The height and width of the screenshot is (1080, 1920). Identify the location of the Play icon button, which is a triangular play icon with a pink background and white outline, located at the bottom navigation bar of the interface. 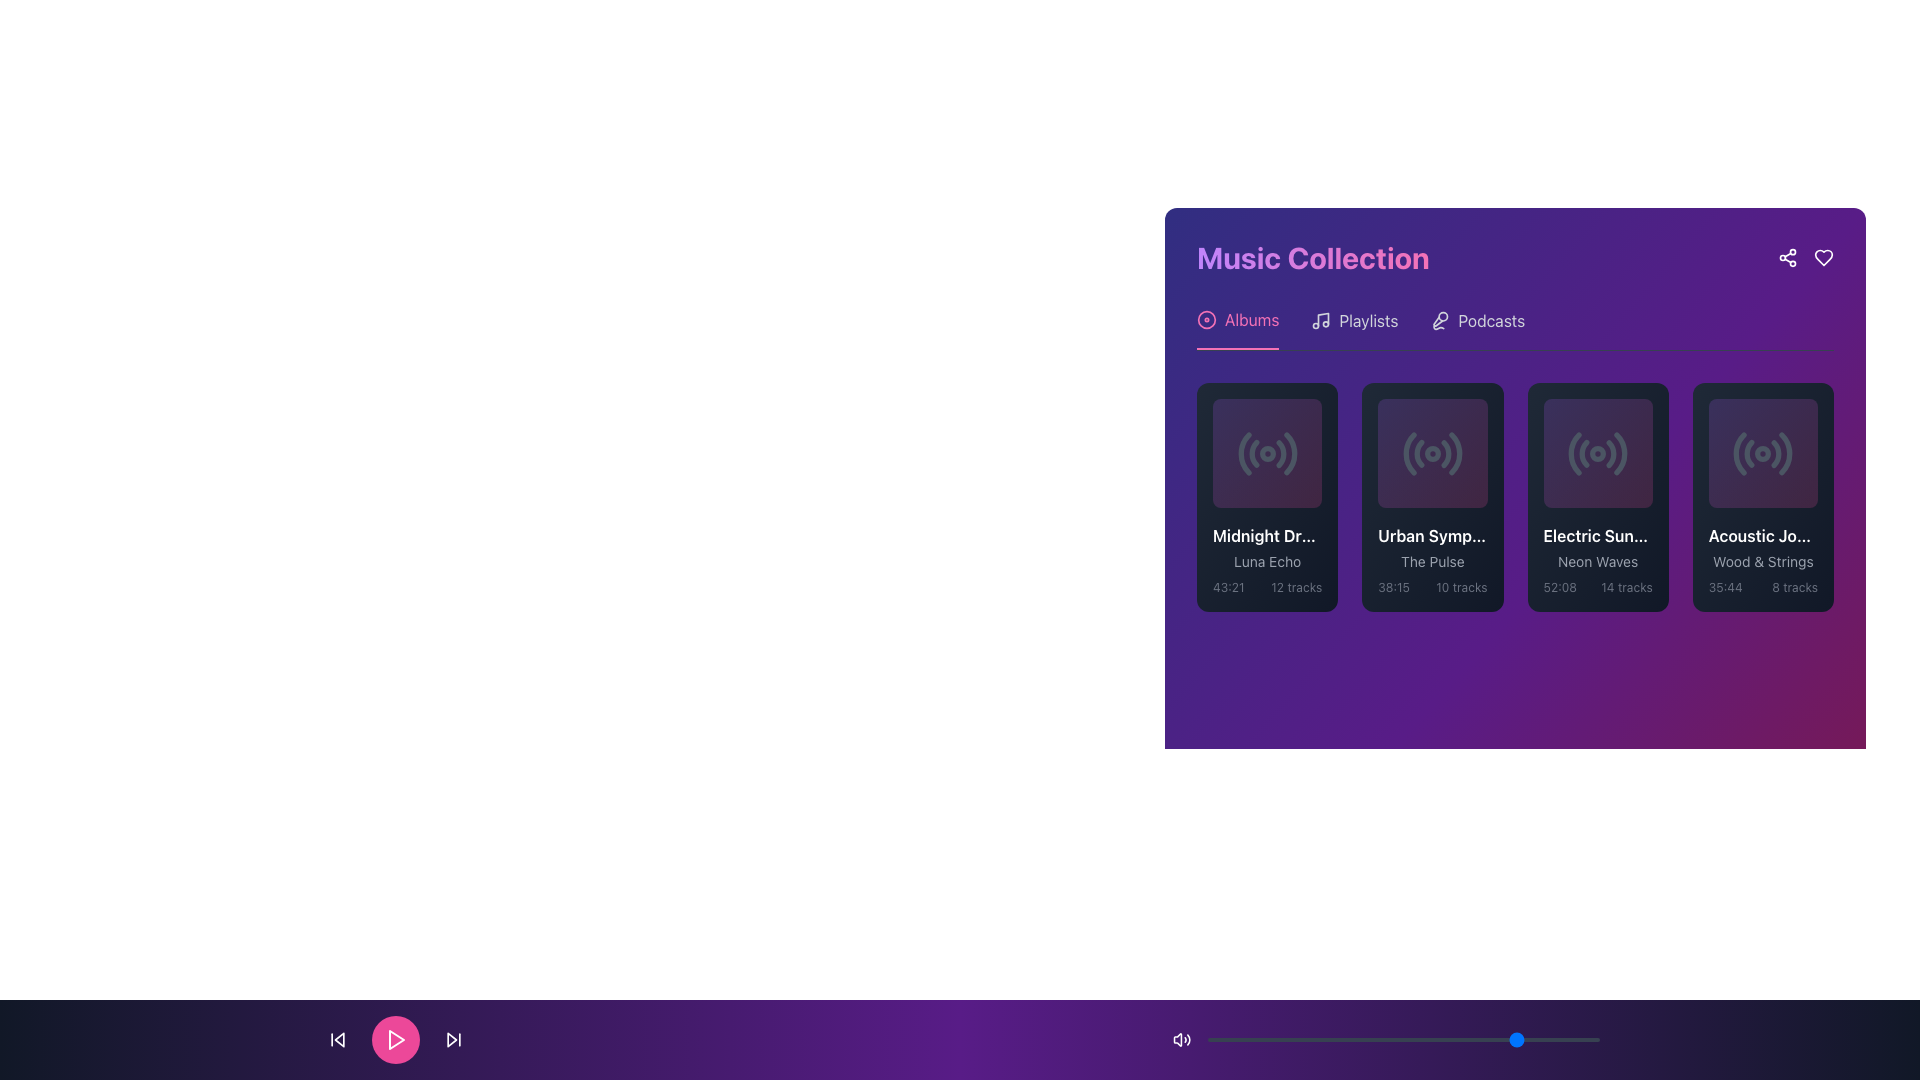
(395, 1039).